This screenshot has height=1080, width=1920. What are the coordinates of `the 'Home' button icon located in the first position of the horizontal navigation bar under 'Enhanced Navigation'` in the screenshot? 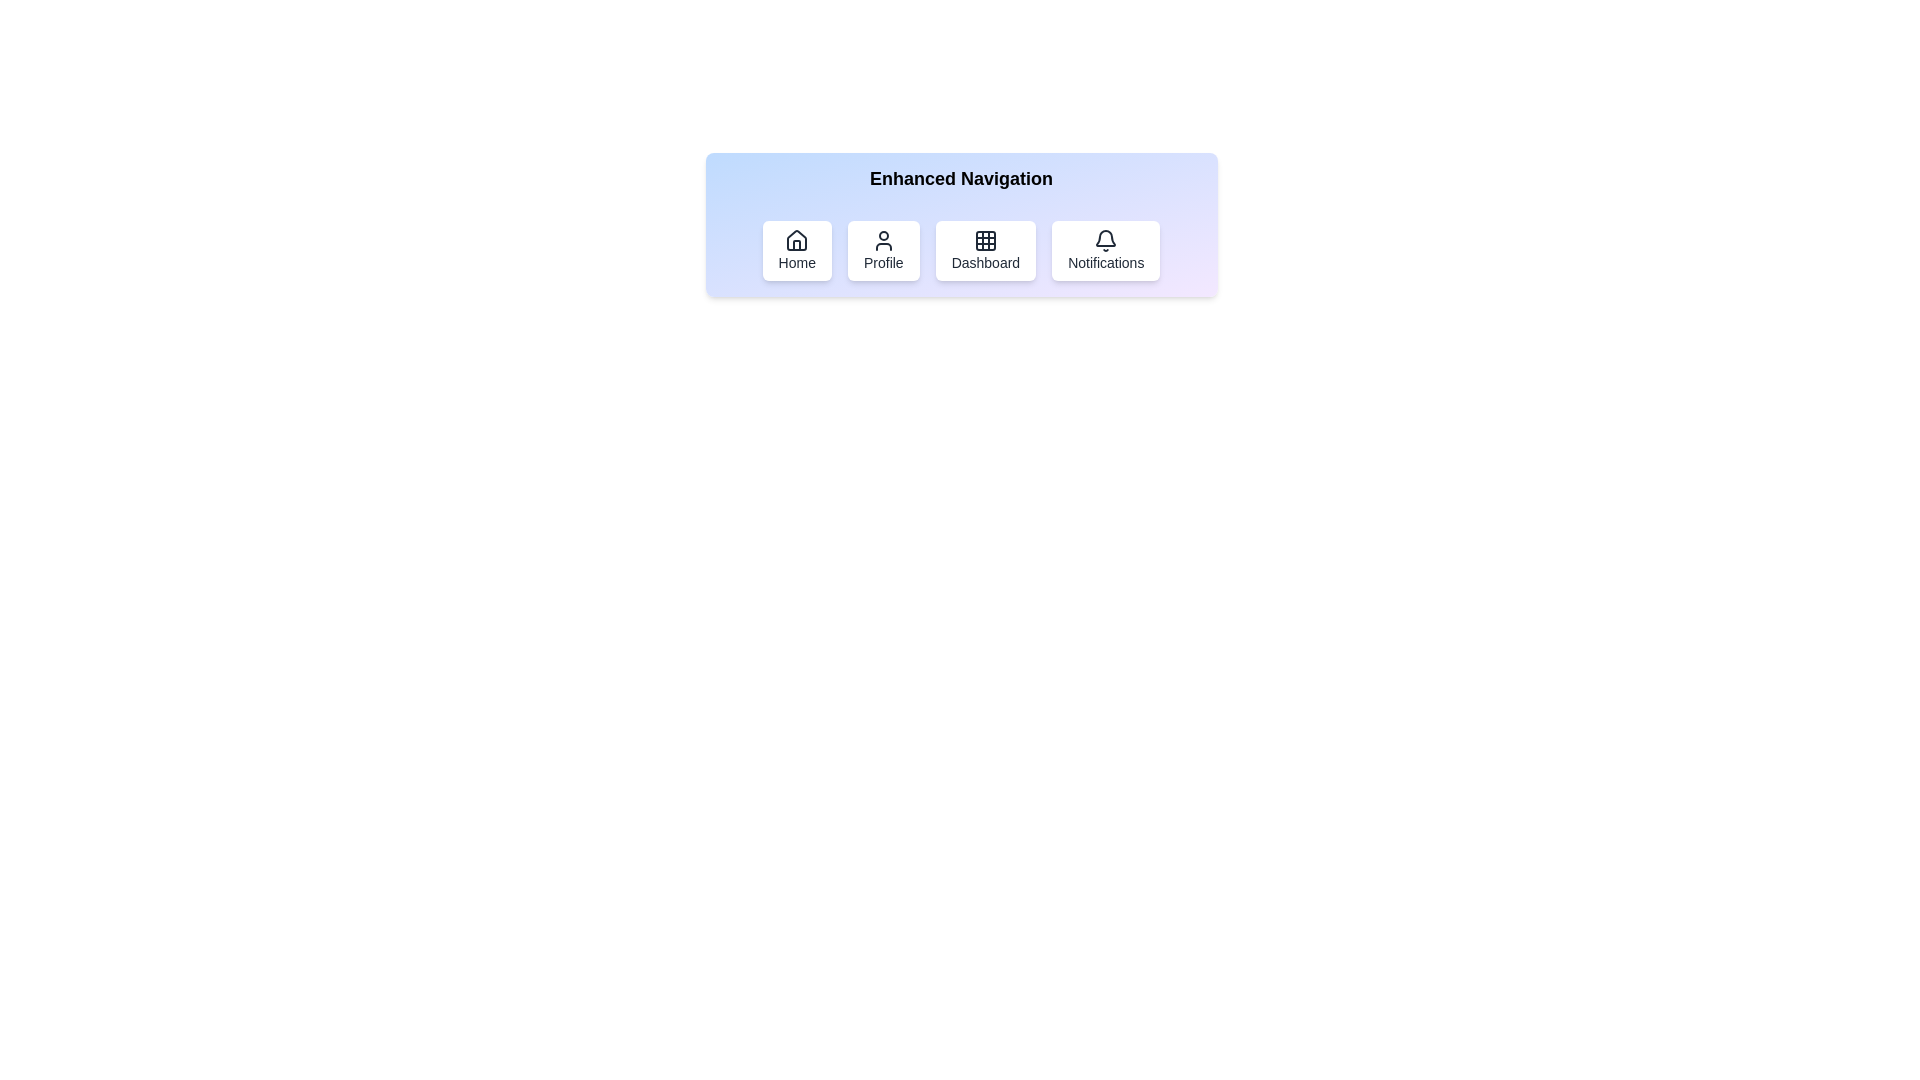 It's located at (796, 239).